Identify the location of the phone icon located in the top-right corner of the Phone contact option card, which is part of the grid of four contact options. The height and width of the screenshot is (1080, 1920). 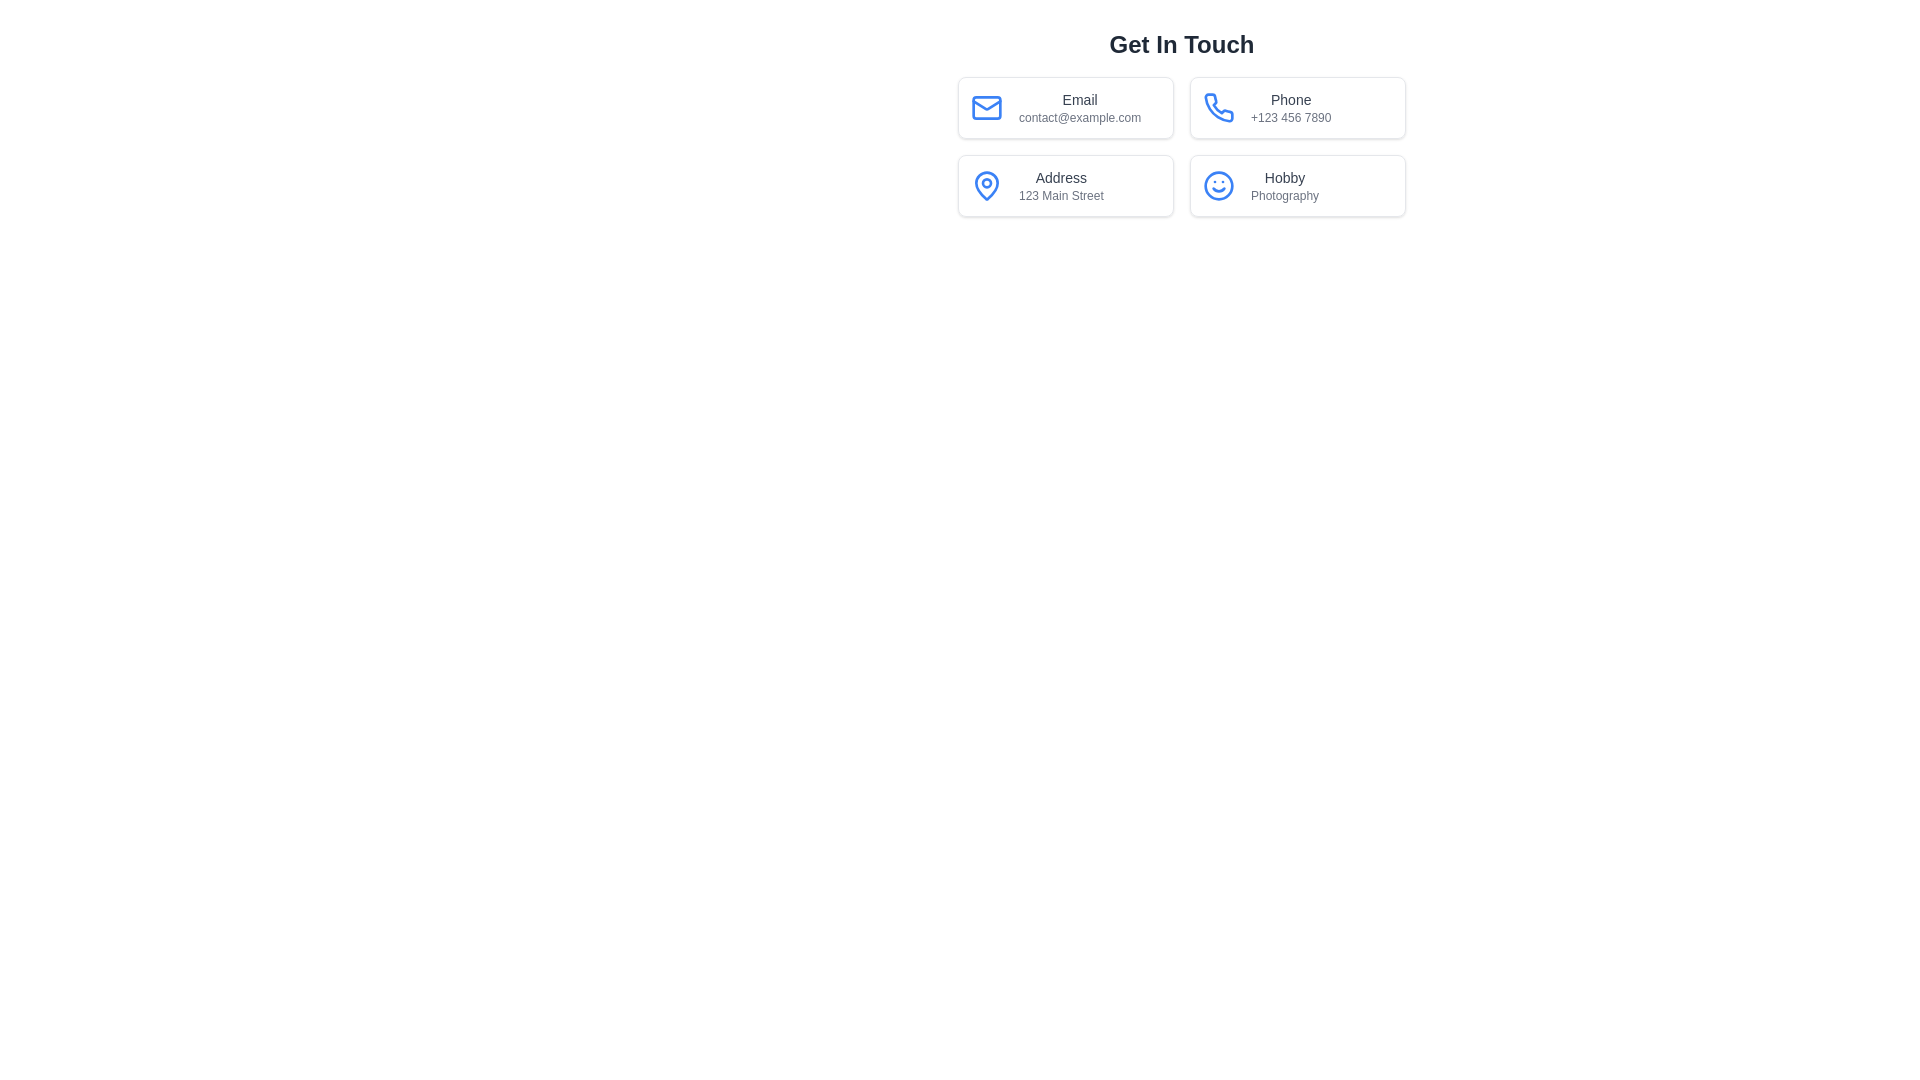
(1218, 108).